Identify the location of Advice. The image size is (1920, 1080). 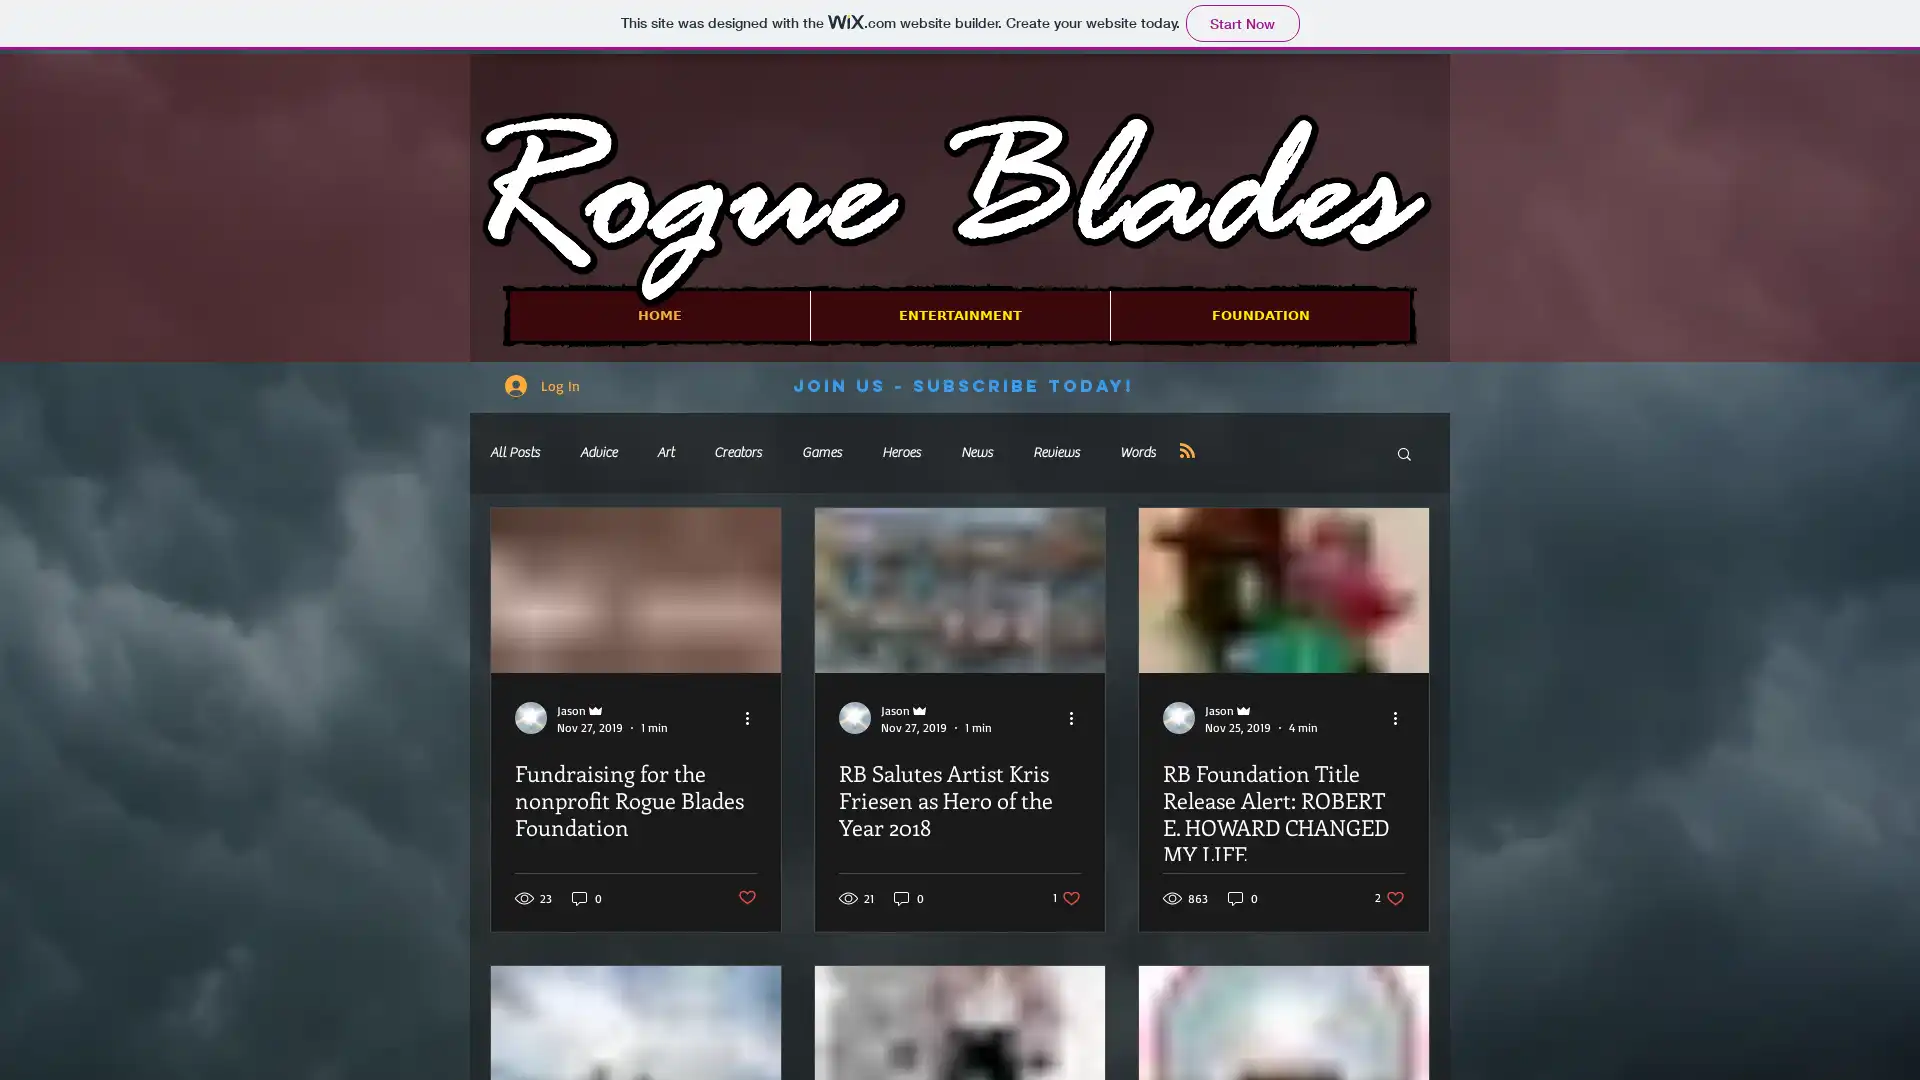
(597, 452).